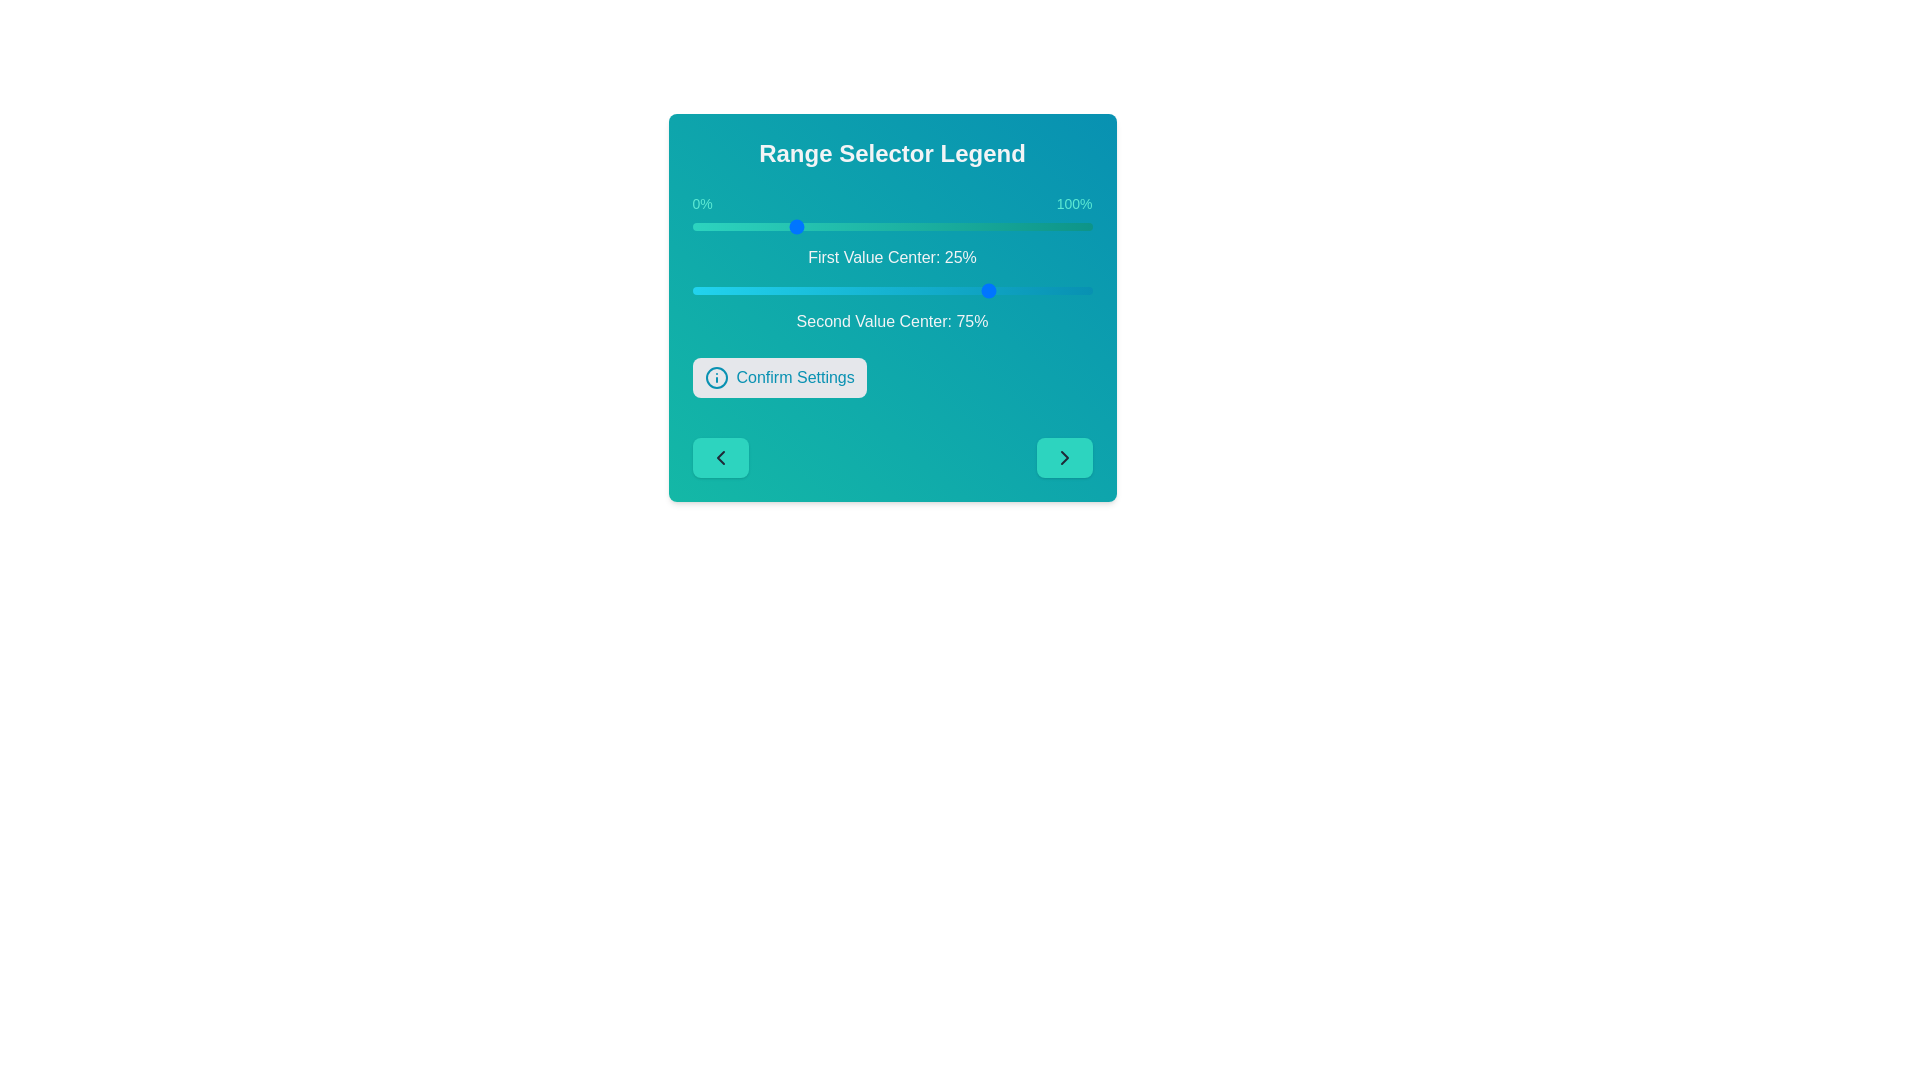 The width and height of the screenshot is (1920, 1080). Describe the element at coordinates (1051, 290) in the screenshot. I see `the slider value` at that location.